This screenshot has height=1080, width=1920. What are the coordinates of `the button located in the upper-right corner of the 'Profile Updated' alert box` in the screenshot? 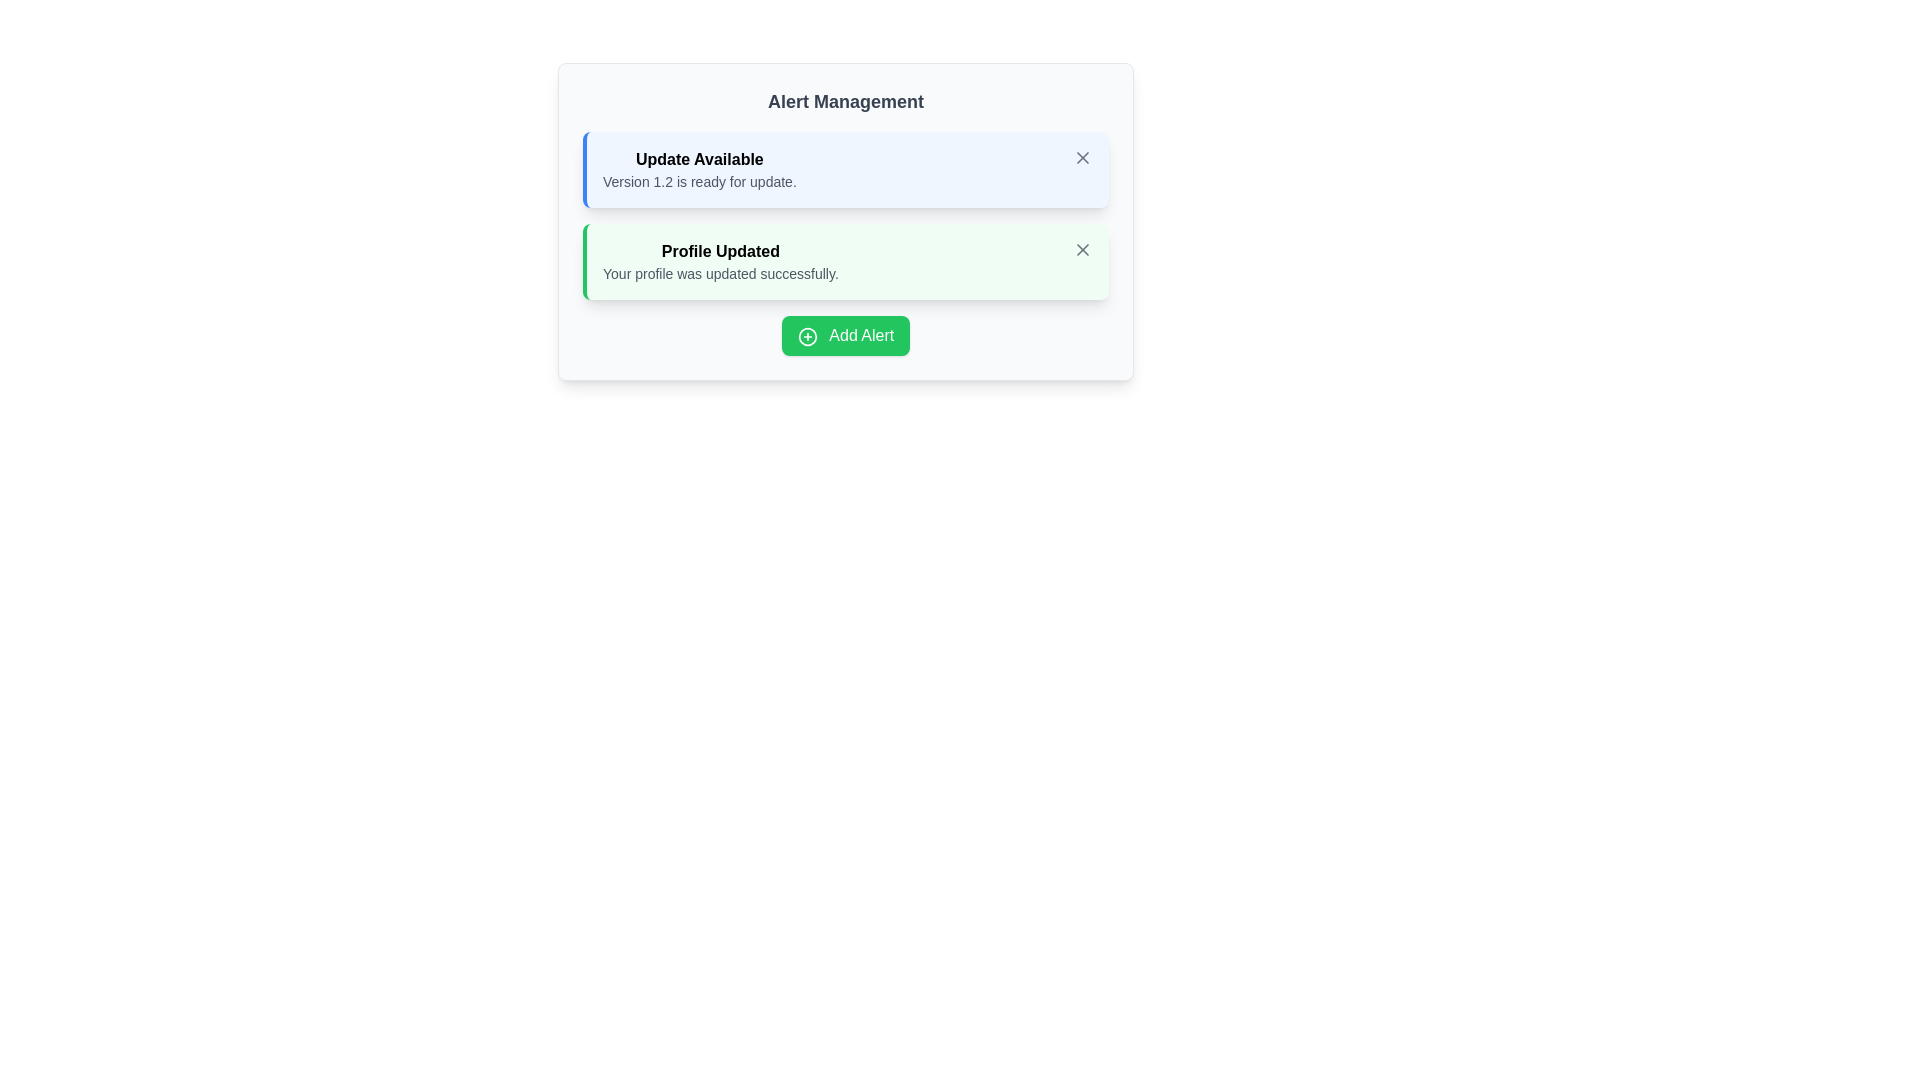 It's located at (1082, 249).